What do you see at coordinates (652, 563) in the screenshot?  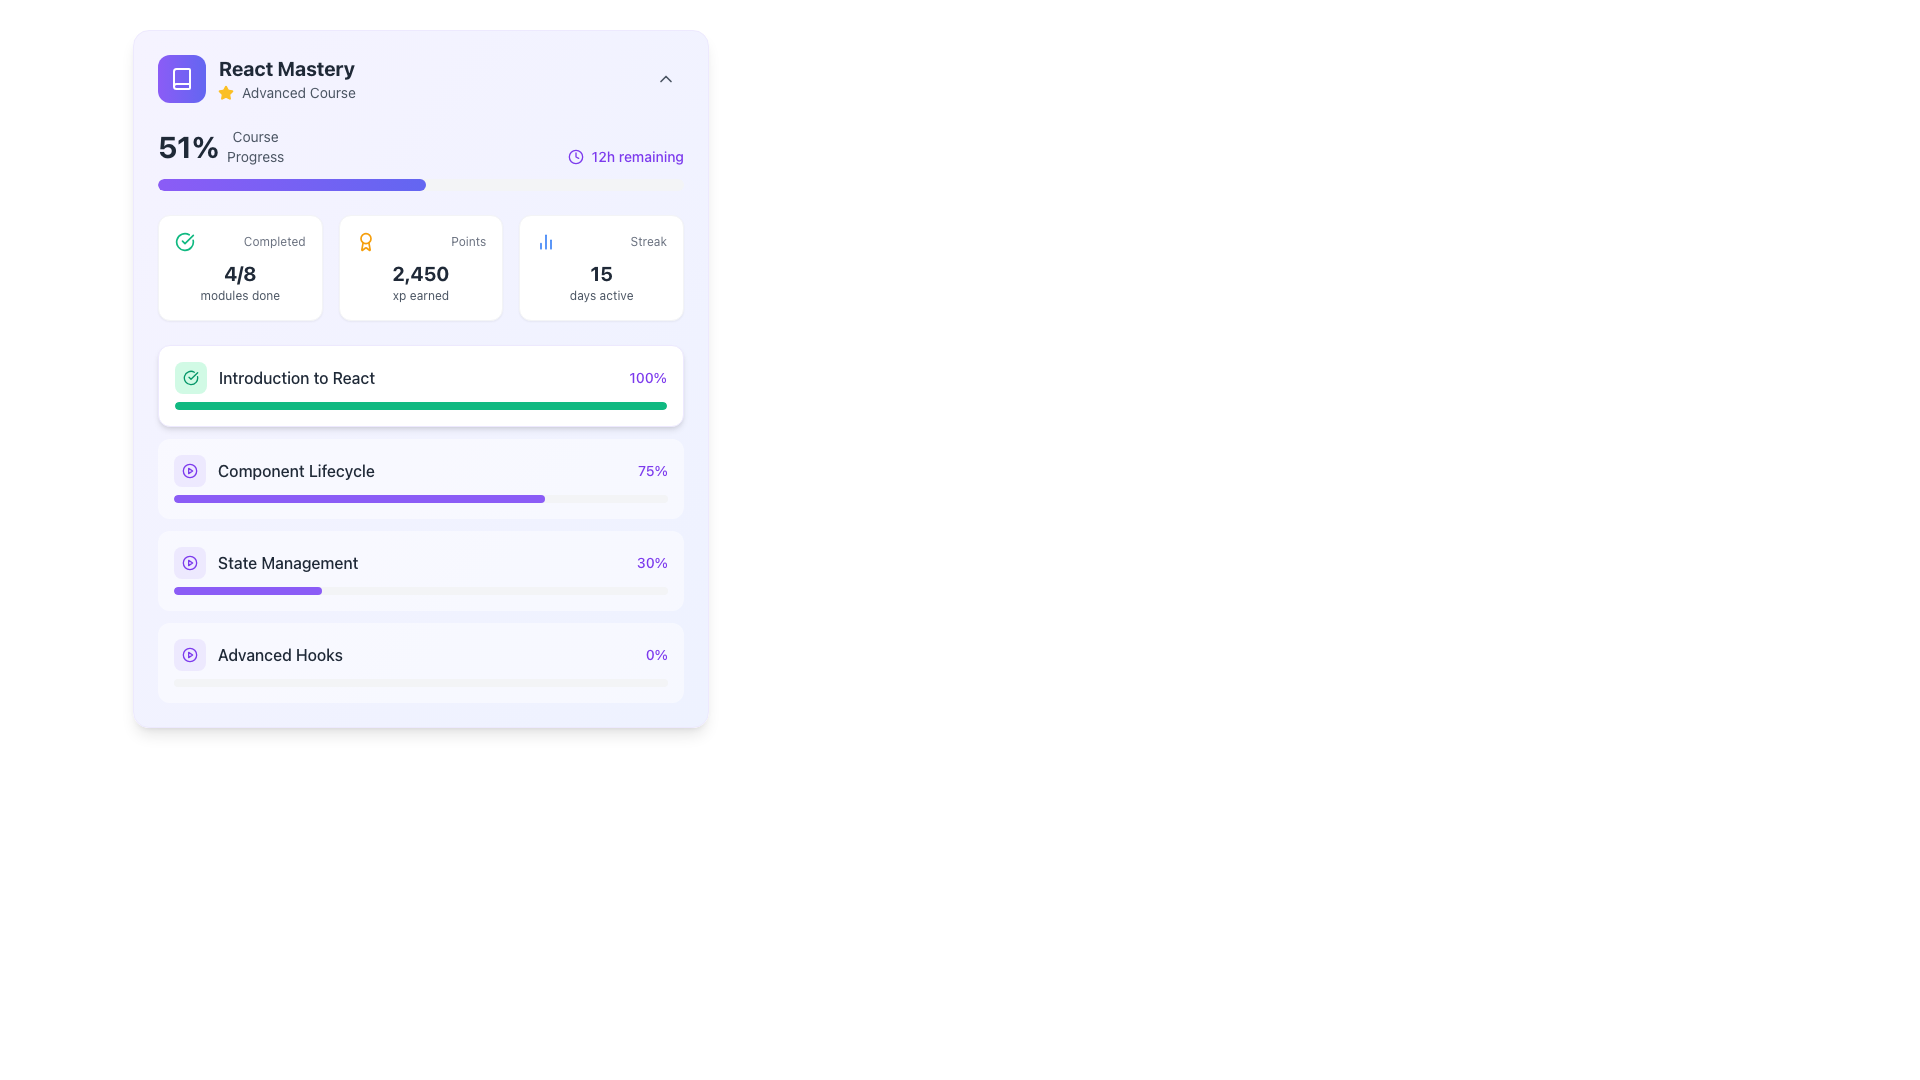 I see `the text label displaying '30%' in violet color, which is aligned to the right end of the progress entry in the 'State Management' row` at bounding box center [652, 563].